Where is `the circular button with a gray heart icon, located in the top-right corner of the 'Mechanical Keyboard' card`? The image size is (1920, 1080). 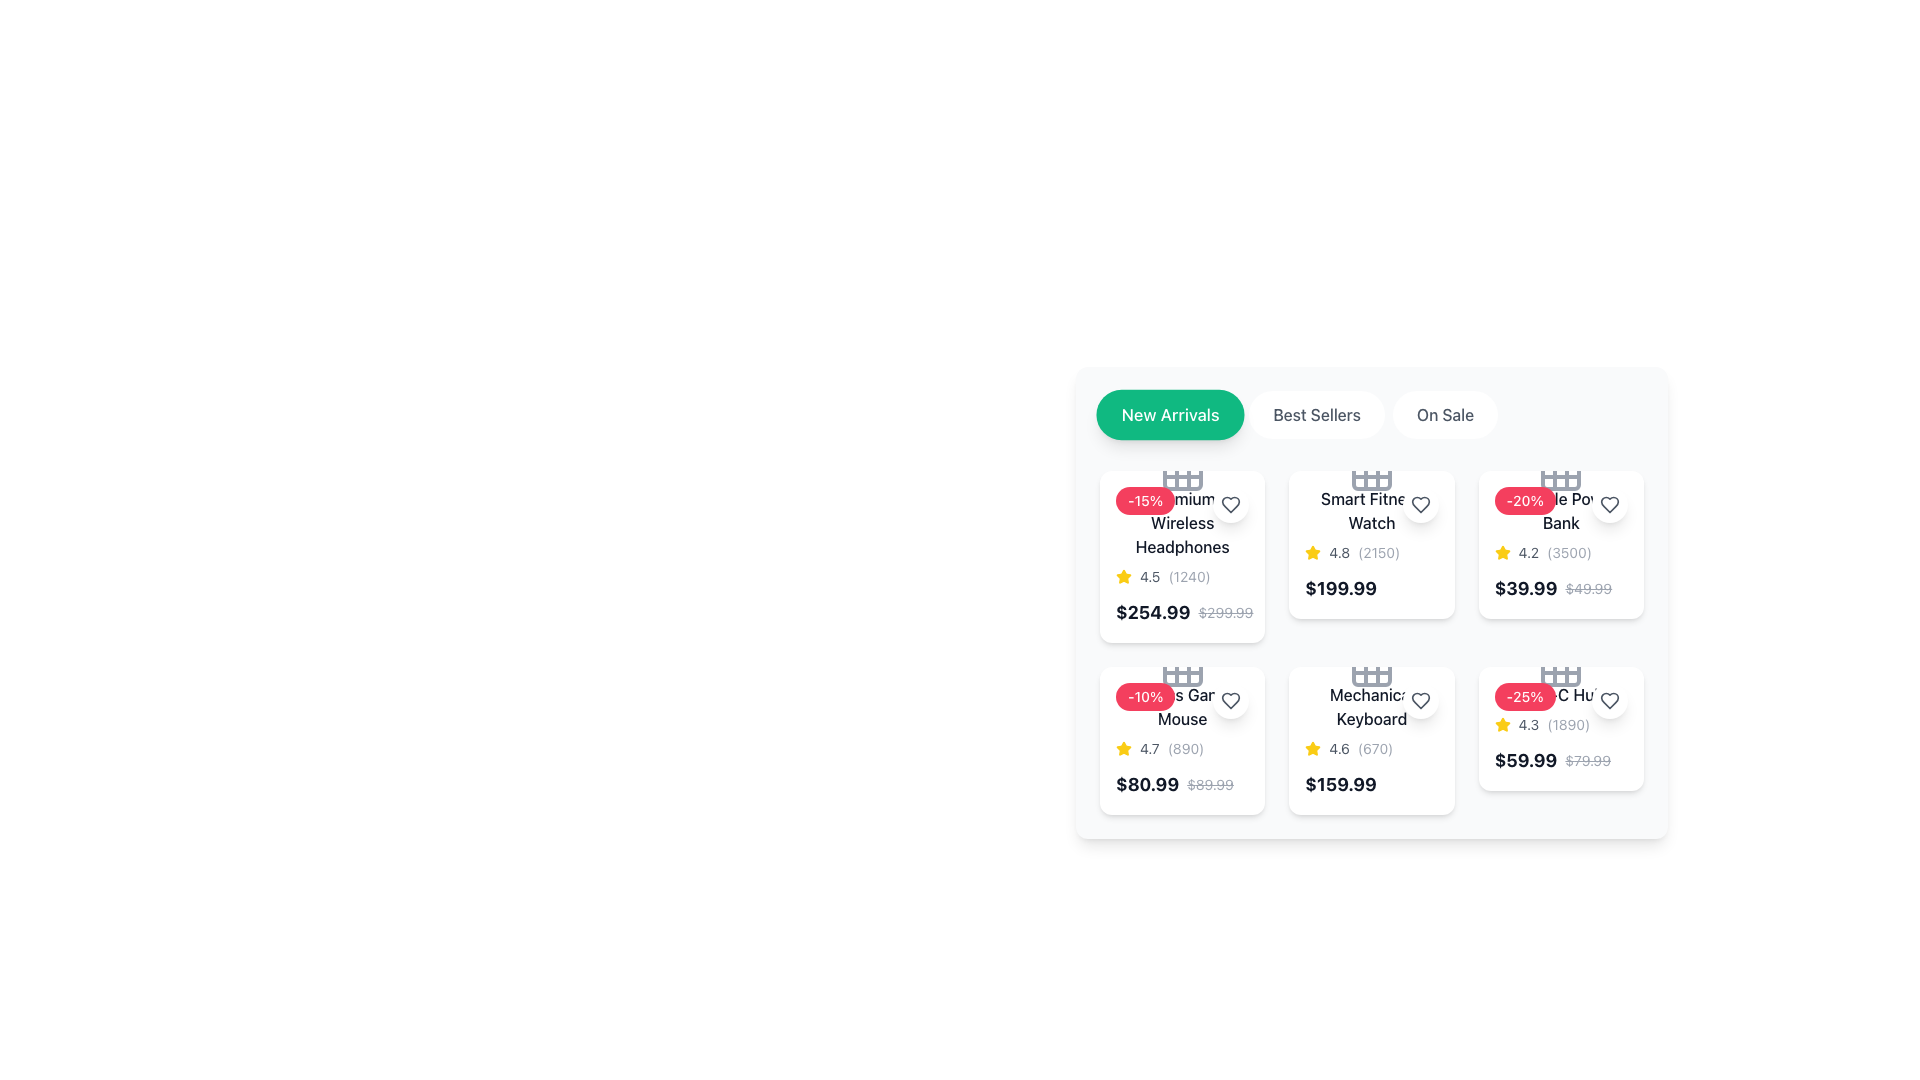
the circular button with a gray heart icon, located in the top-right corner of the 'Mechanical Keyboard' card is located at coordinates (1419, 700).